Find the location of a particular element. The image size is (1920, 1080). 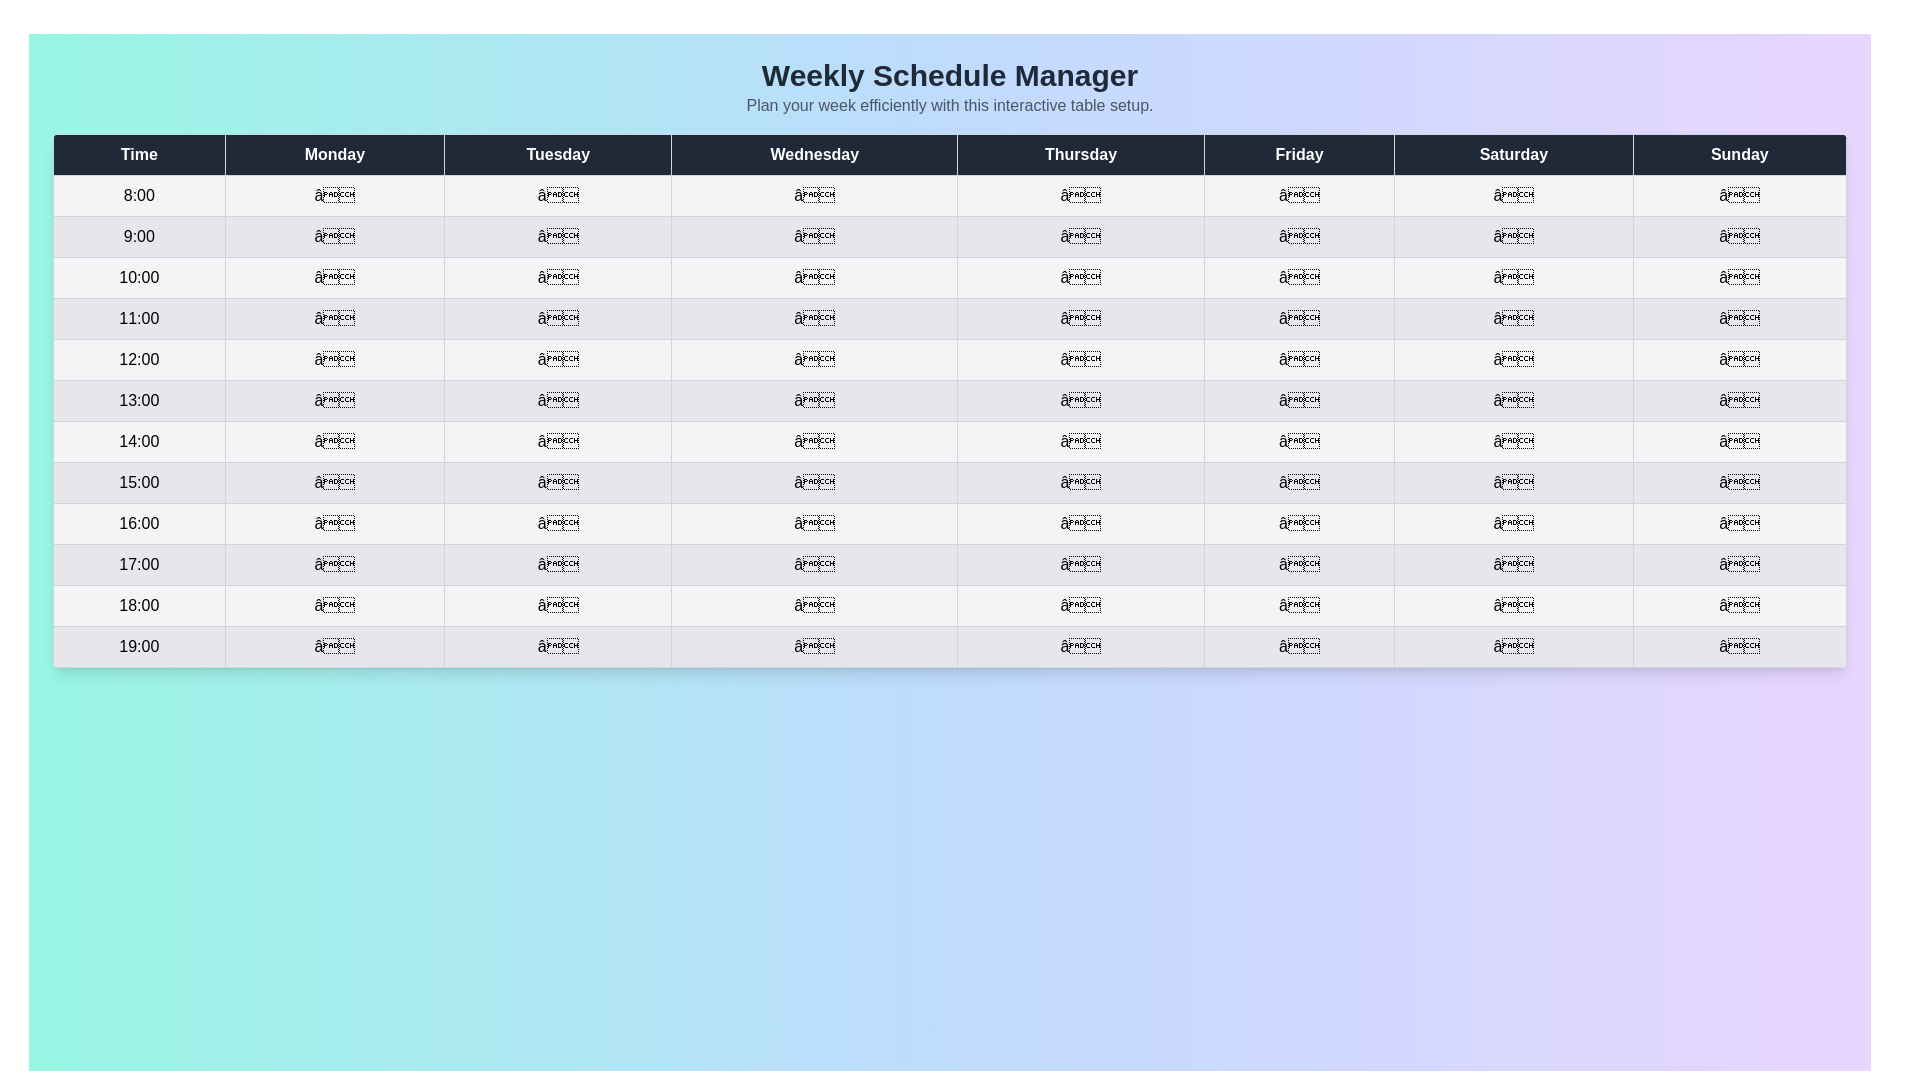

the header of the column labeled Wednesday to sort it is located at coordinates (814, 153).